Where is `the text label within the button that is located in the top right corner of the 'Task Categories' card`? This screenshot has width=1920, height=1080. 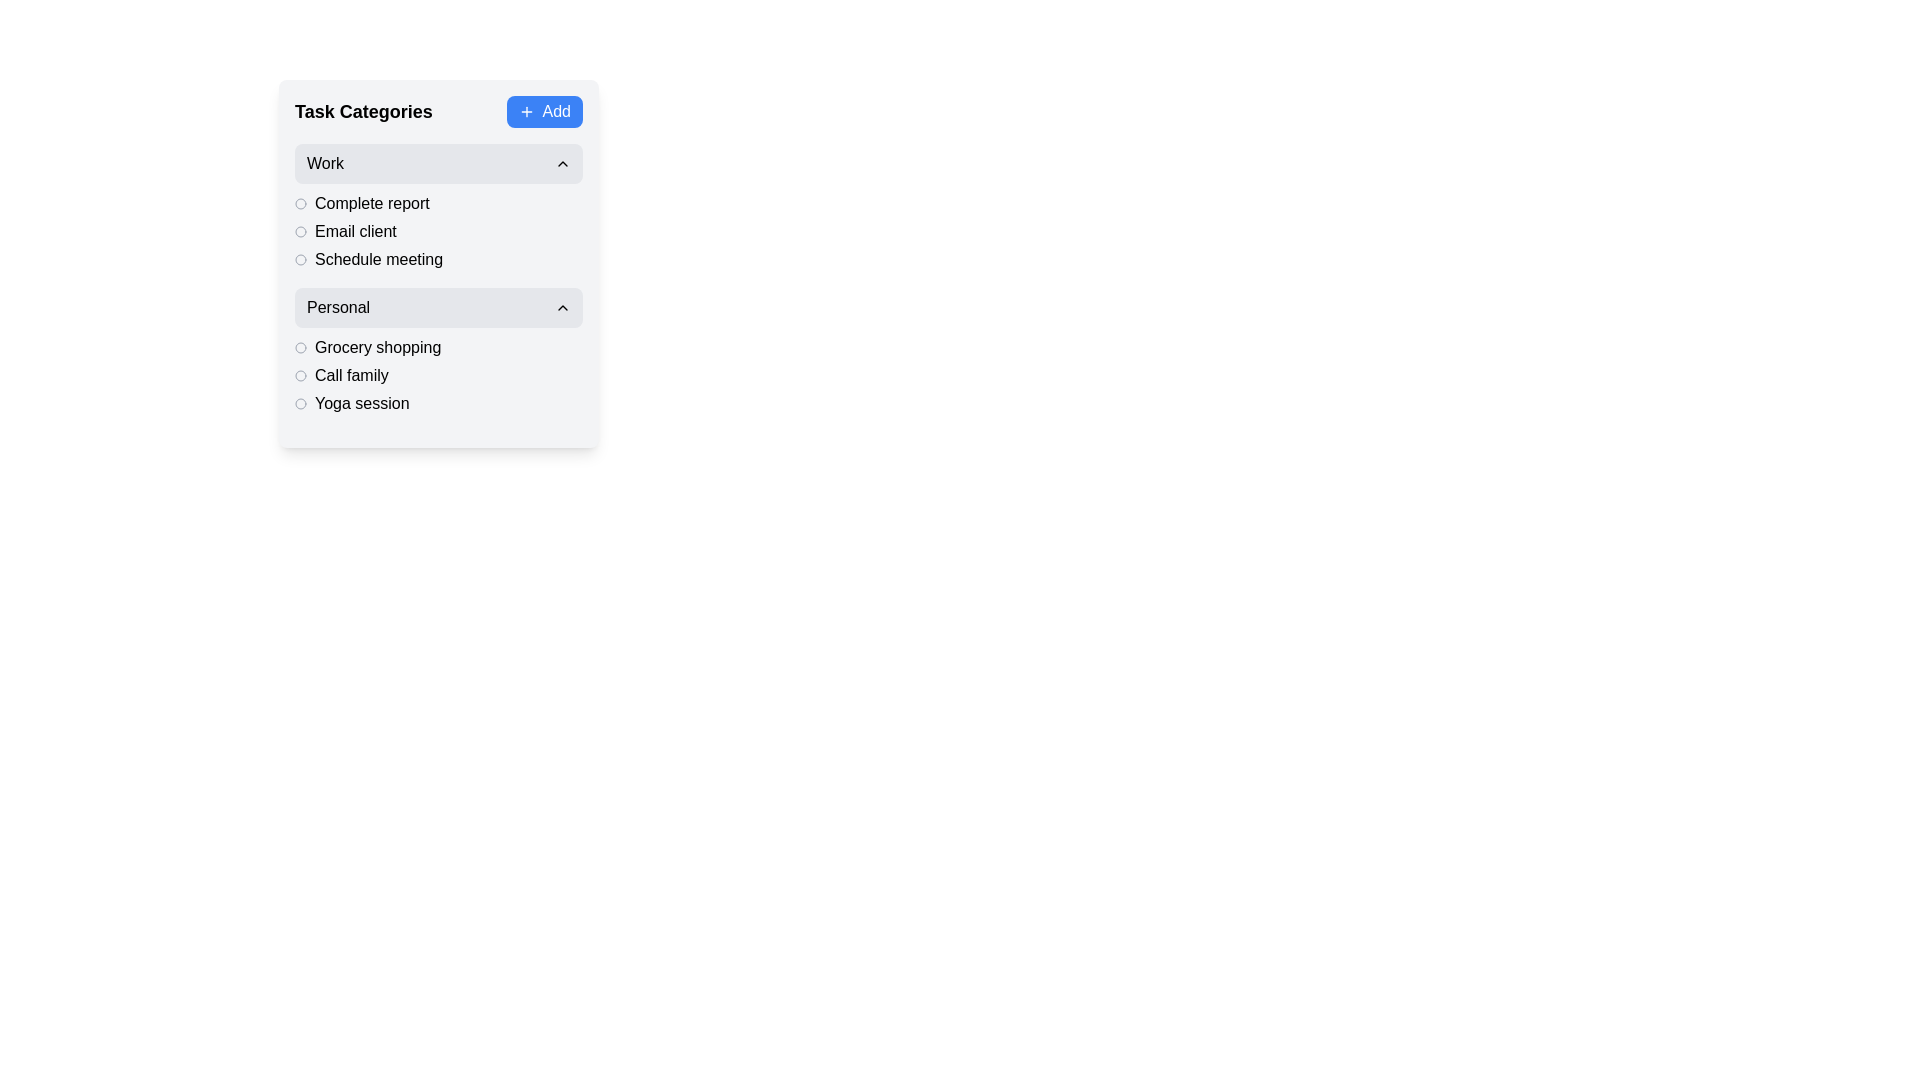
the text label within the button that is located in the top right corner of the 'Task Categories' card is located at coordinates (556, 111).